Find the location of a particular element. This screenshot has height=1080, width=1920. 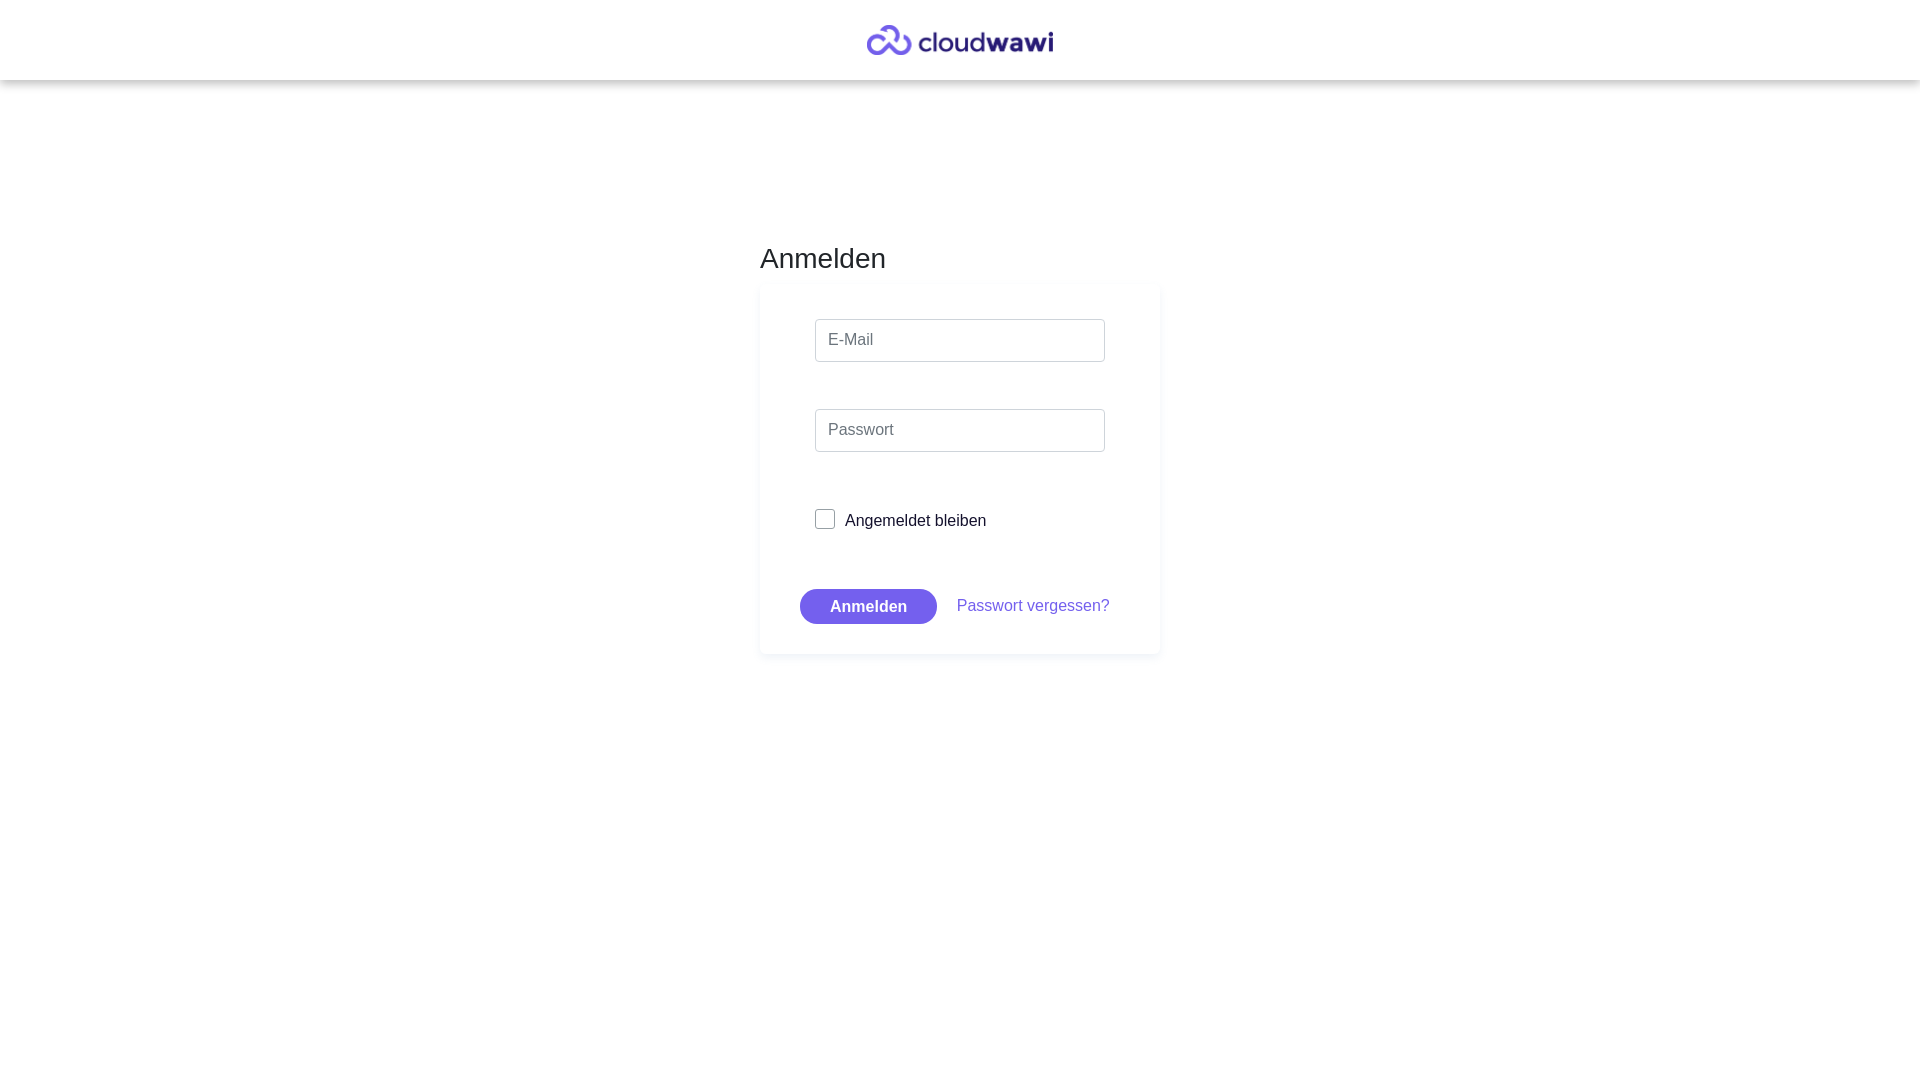

'Anmelden' is located at coordinates (868, 605).